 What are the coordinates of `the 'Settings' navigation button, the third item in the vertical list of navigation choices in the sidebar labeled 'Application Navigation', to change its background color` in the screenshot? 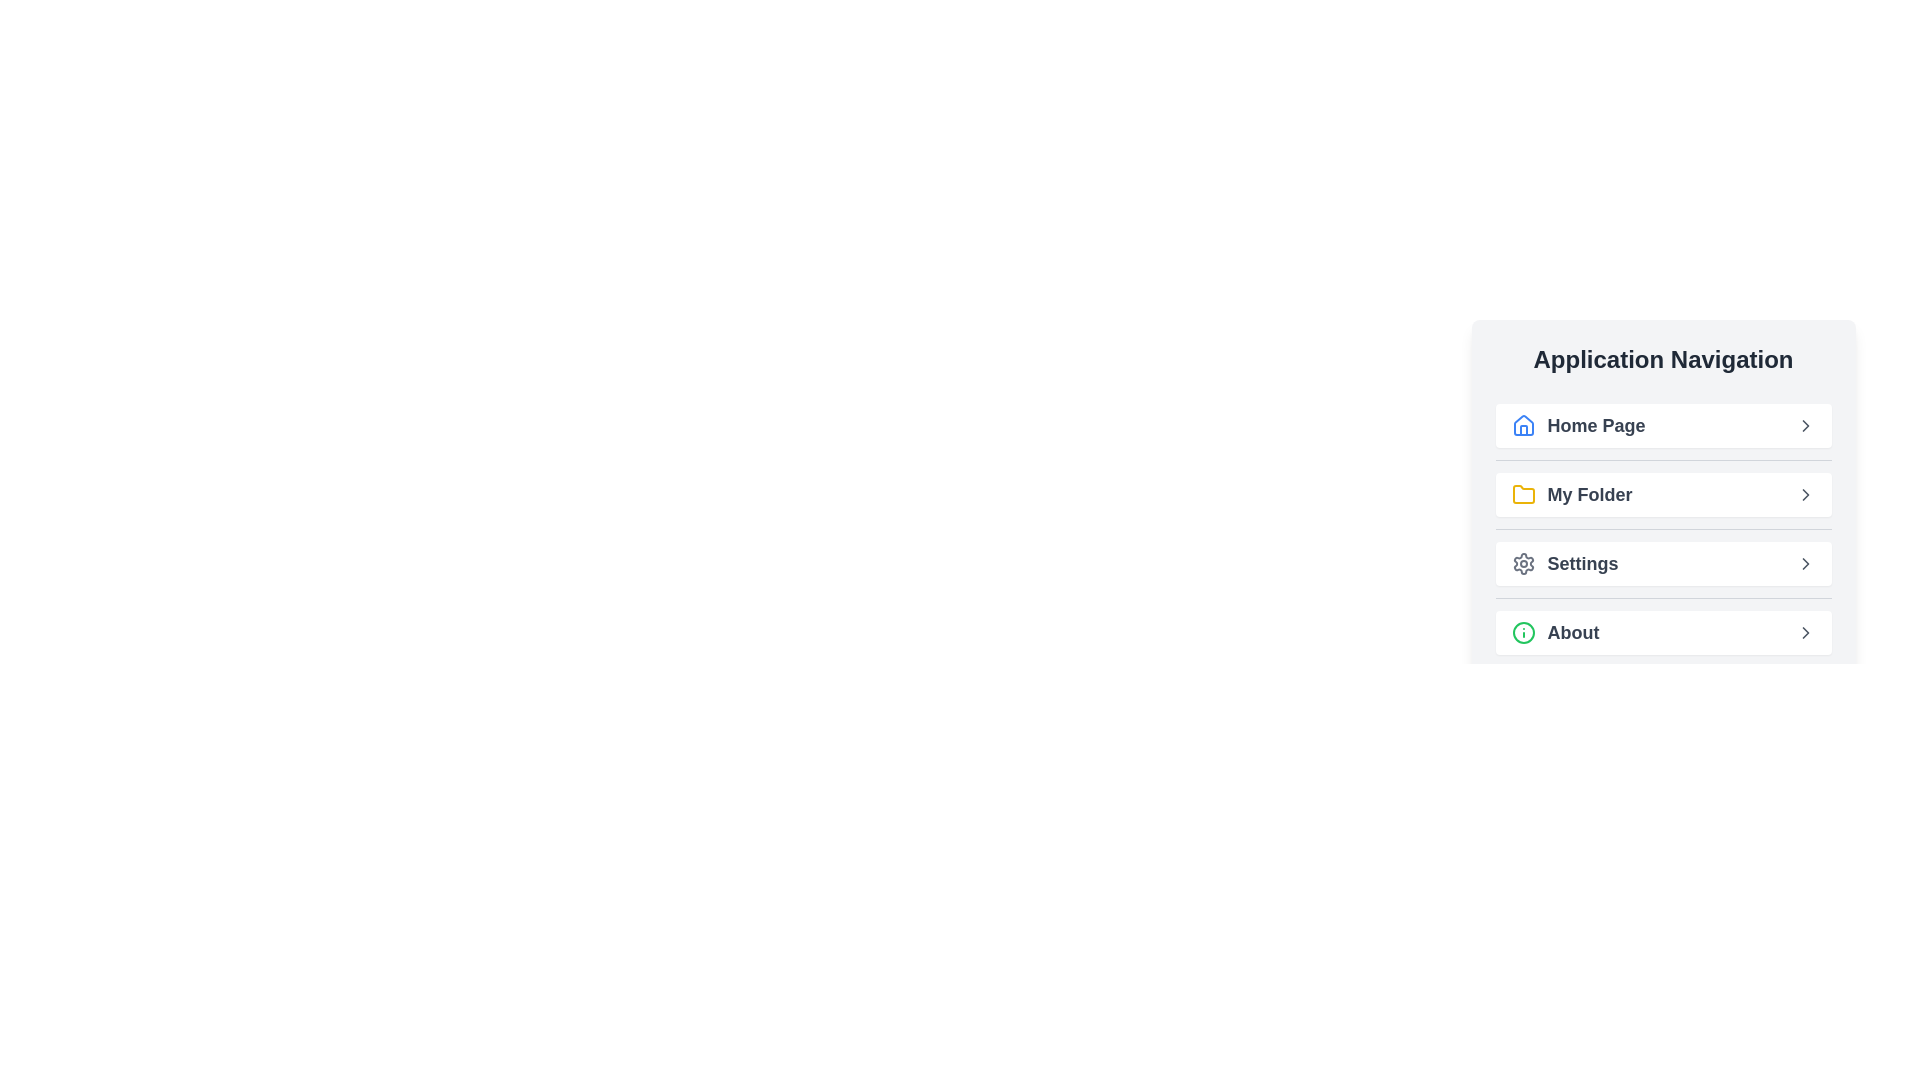 It's located at (1663, 563).